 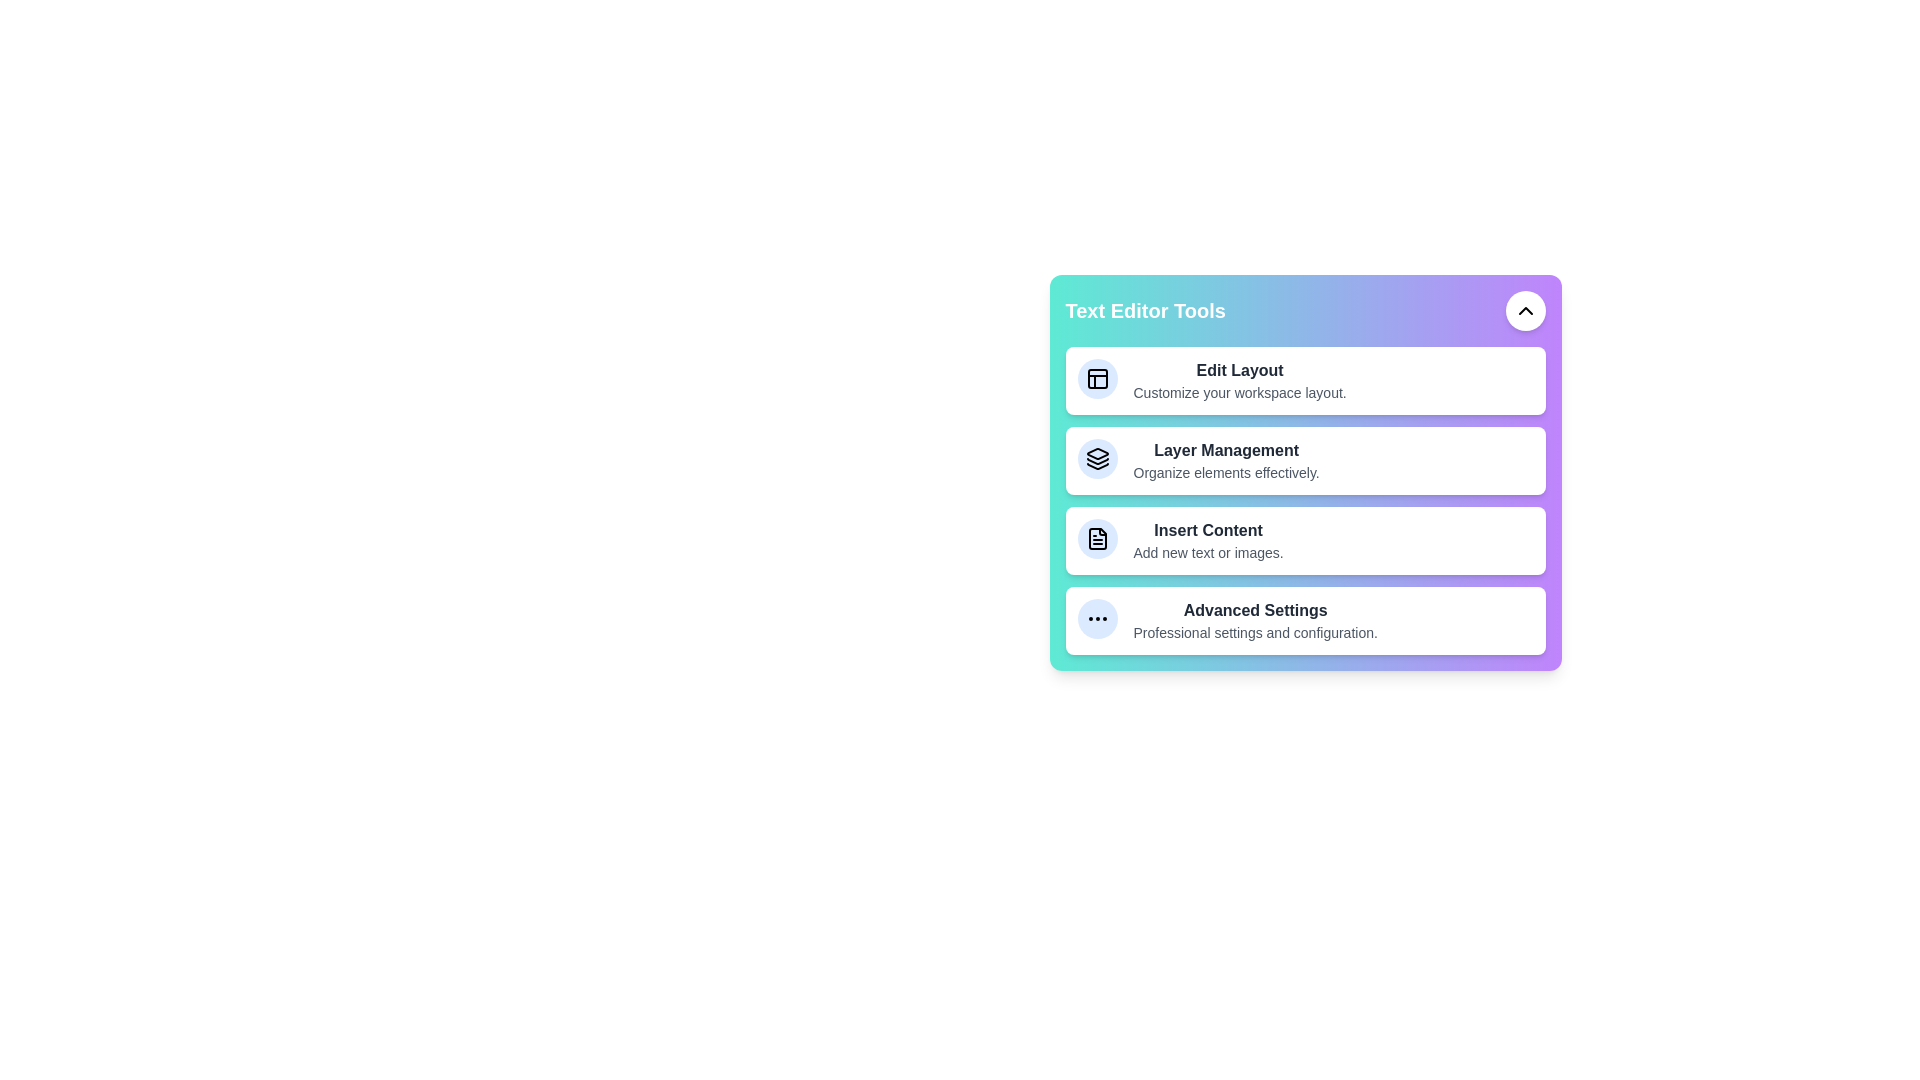 What do you see at coordinates (1096, 378) in the screenshot?
I see `the tool icon corresponding to Edit Layout` at bounding box center [1096, 378].